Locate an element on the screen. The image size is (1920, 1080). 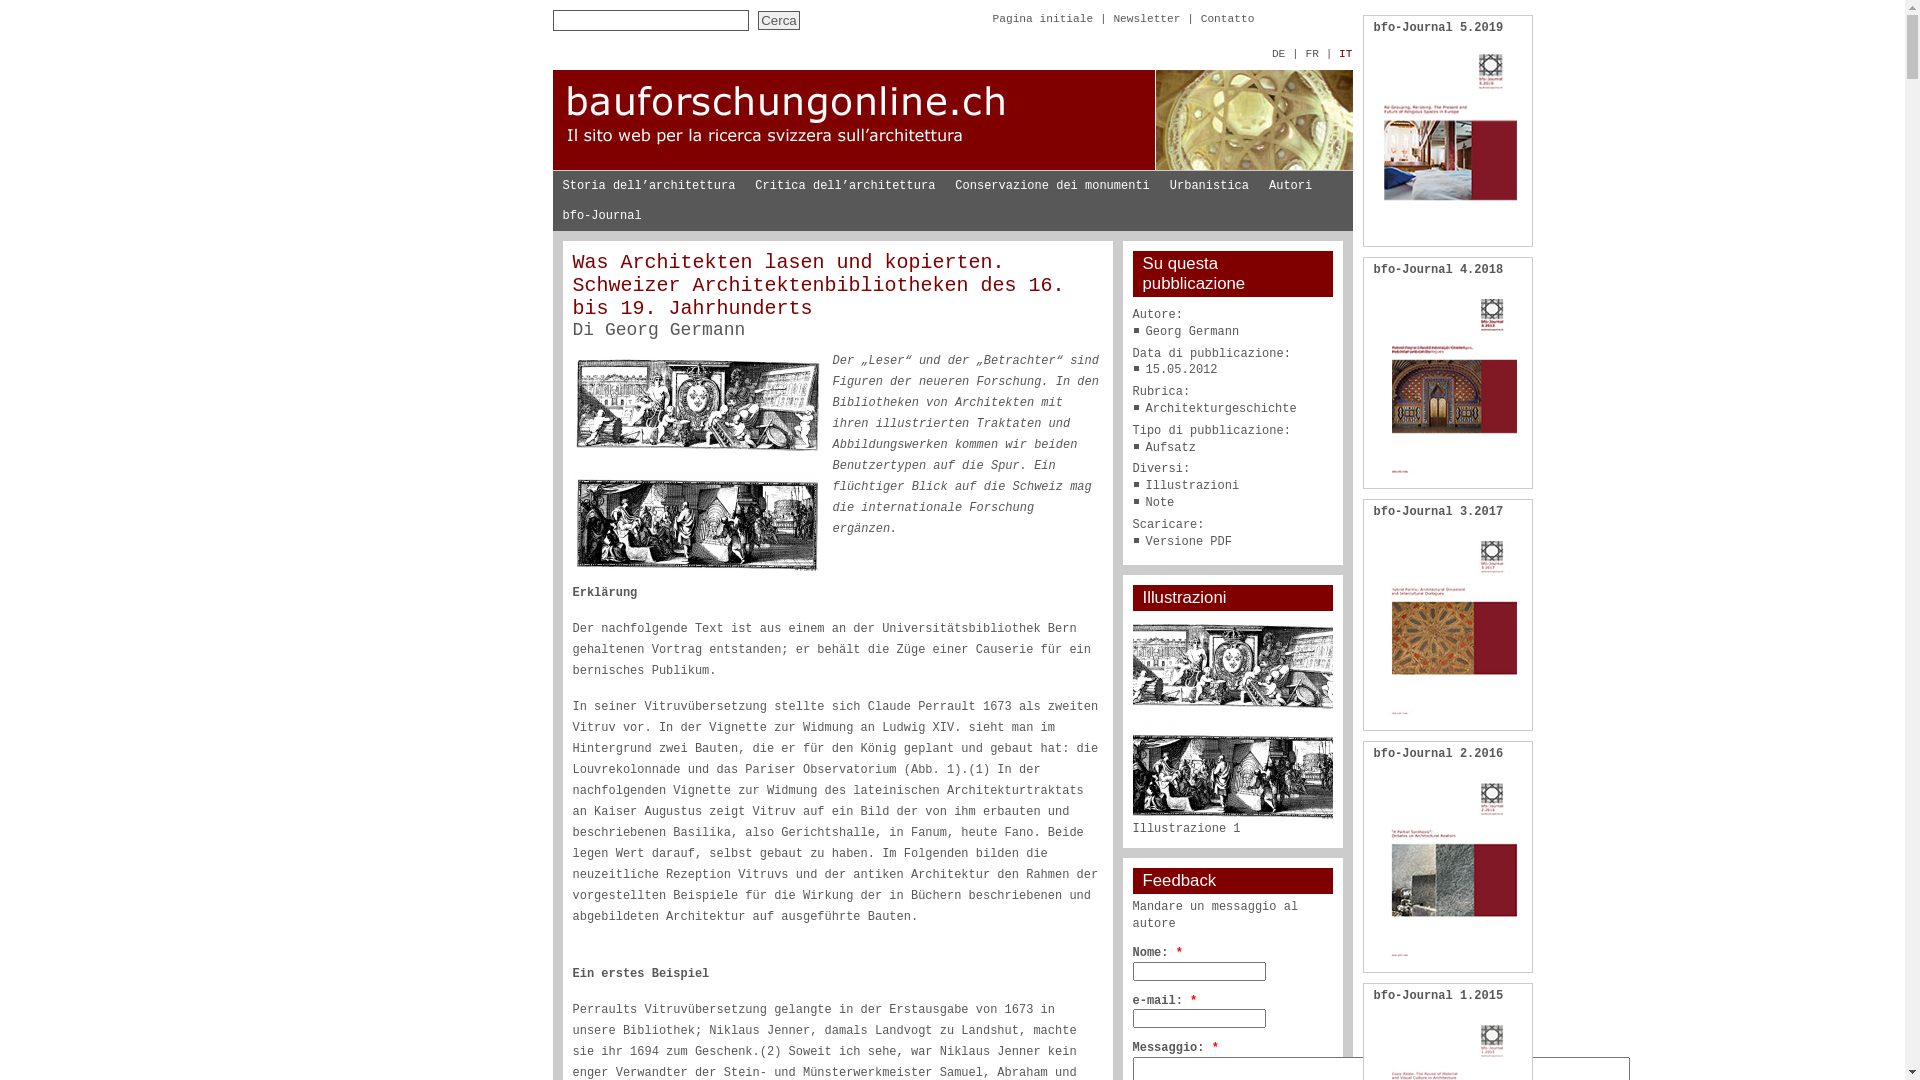
'Inserisci i termini da cercare.' is located at coordinates (649, 20).